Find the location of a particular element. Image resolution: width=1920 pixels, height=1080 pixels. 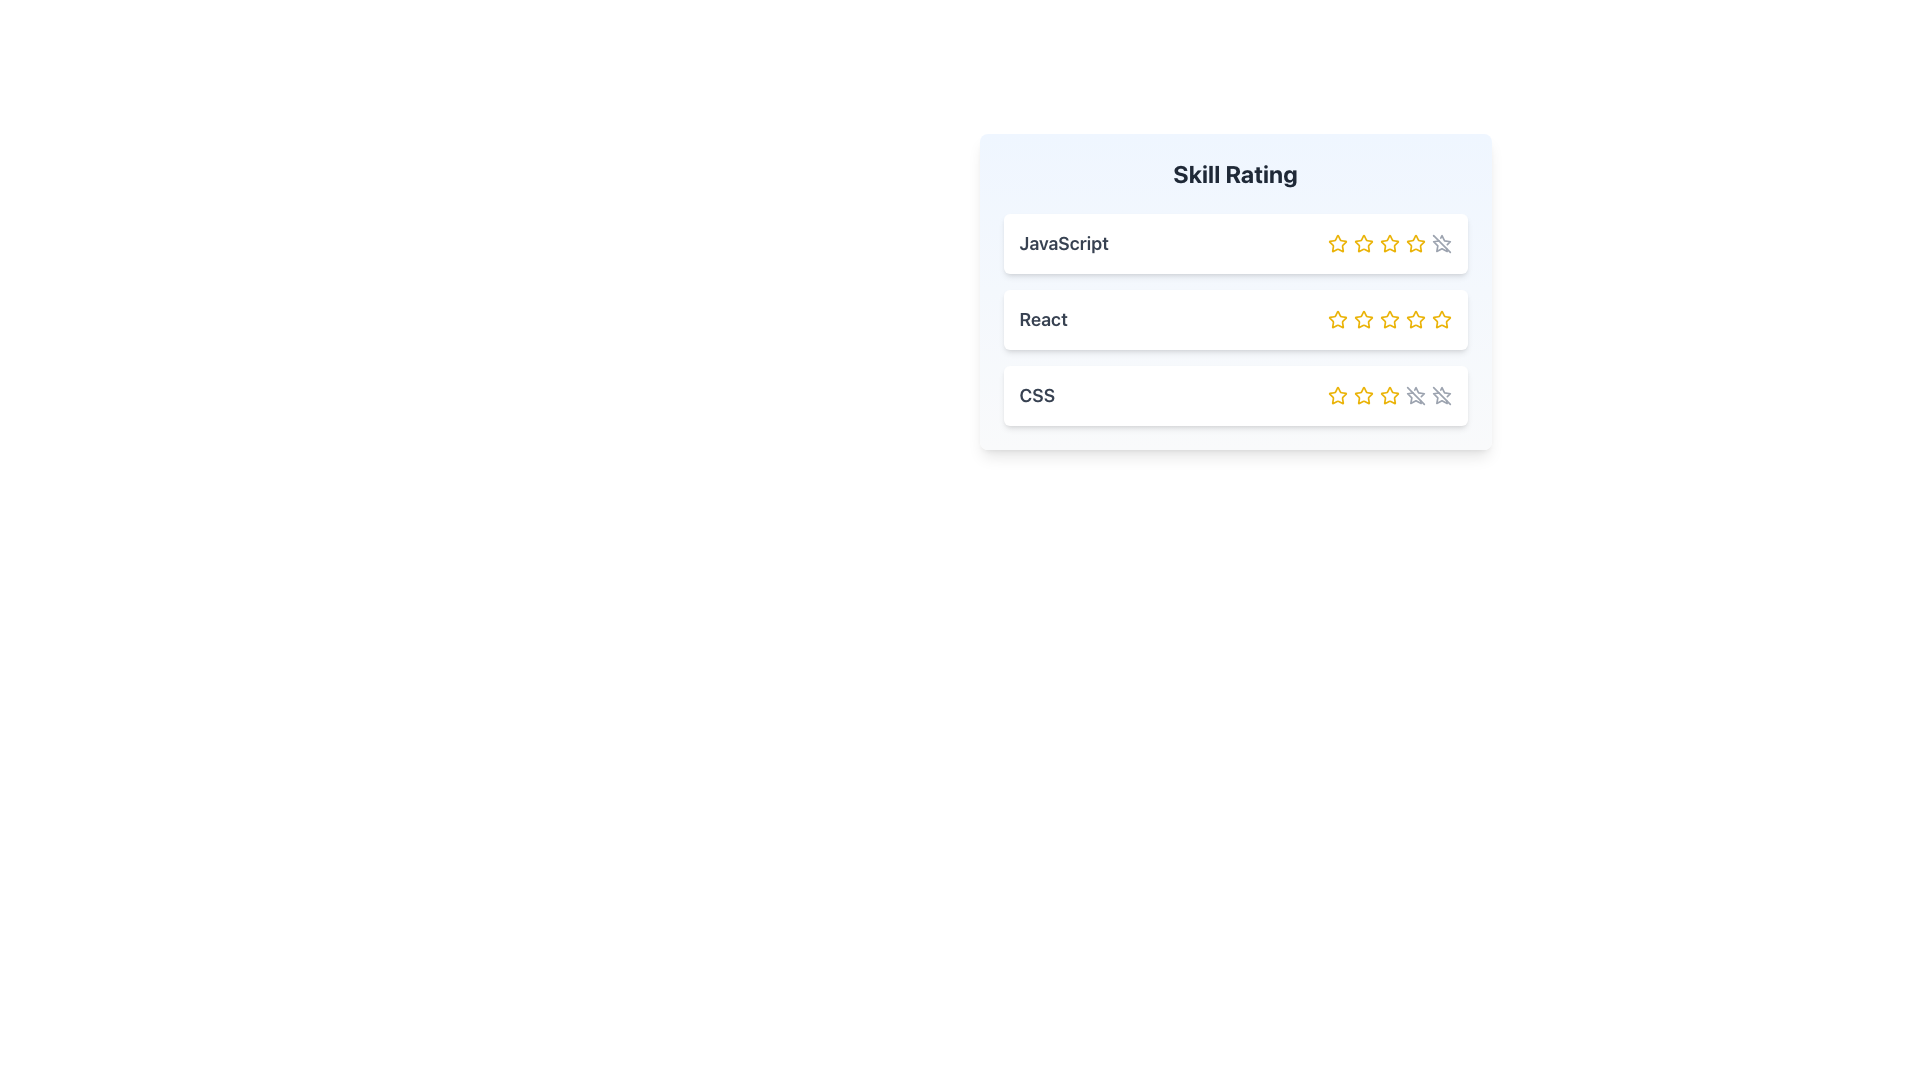

the third star in the 'CSS' skill rating interface to interact with the rating system is located at coordinates (1388, 396).